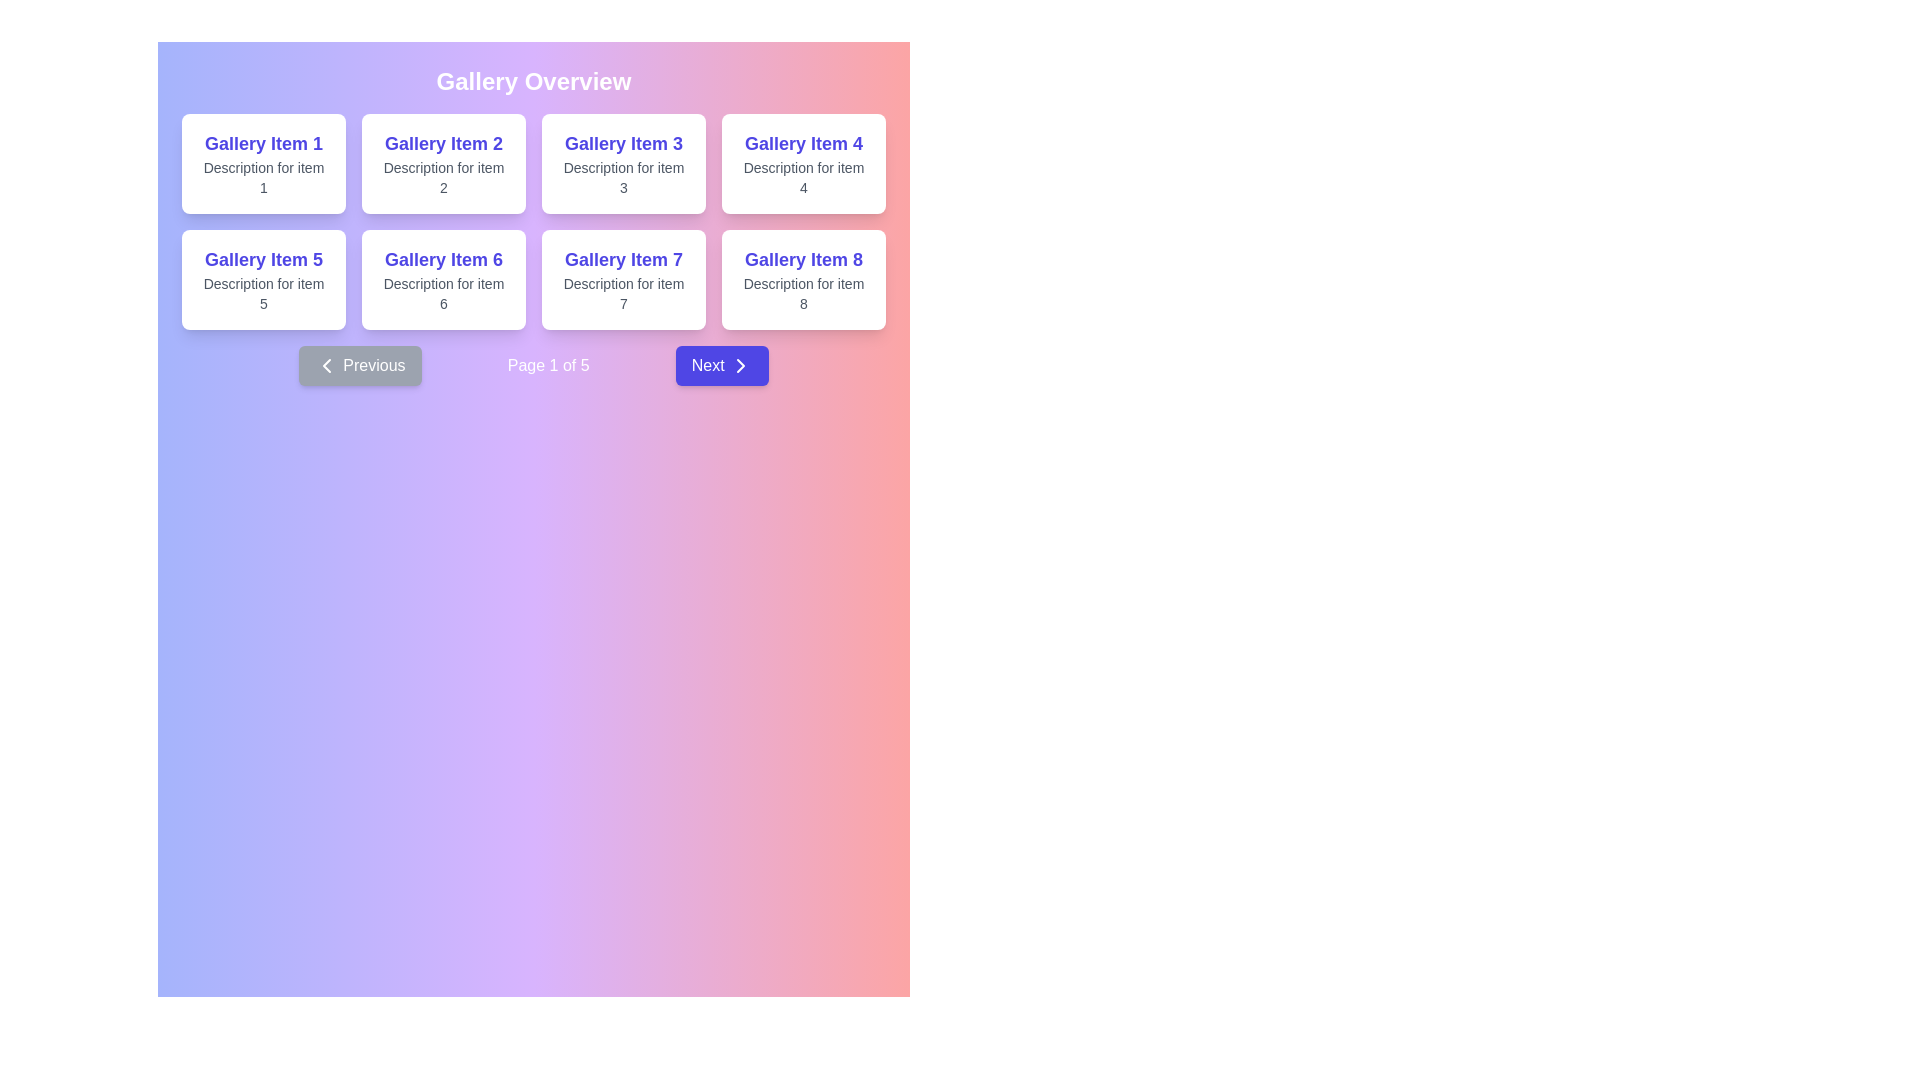  Describe the element at coordinates (804, 163) in the screenshot. I see `the card element titled 'Gallery Item 4' located at the top-right corner of the grid by moving the cursor to its center point` at that location.